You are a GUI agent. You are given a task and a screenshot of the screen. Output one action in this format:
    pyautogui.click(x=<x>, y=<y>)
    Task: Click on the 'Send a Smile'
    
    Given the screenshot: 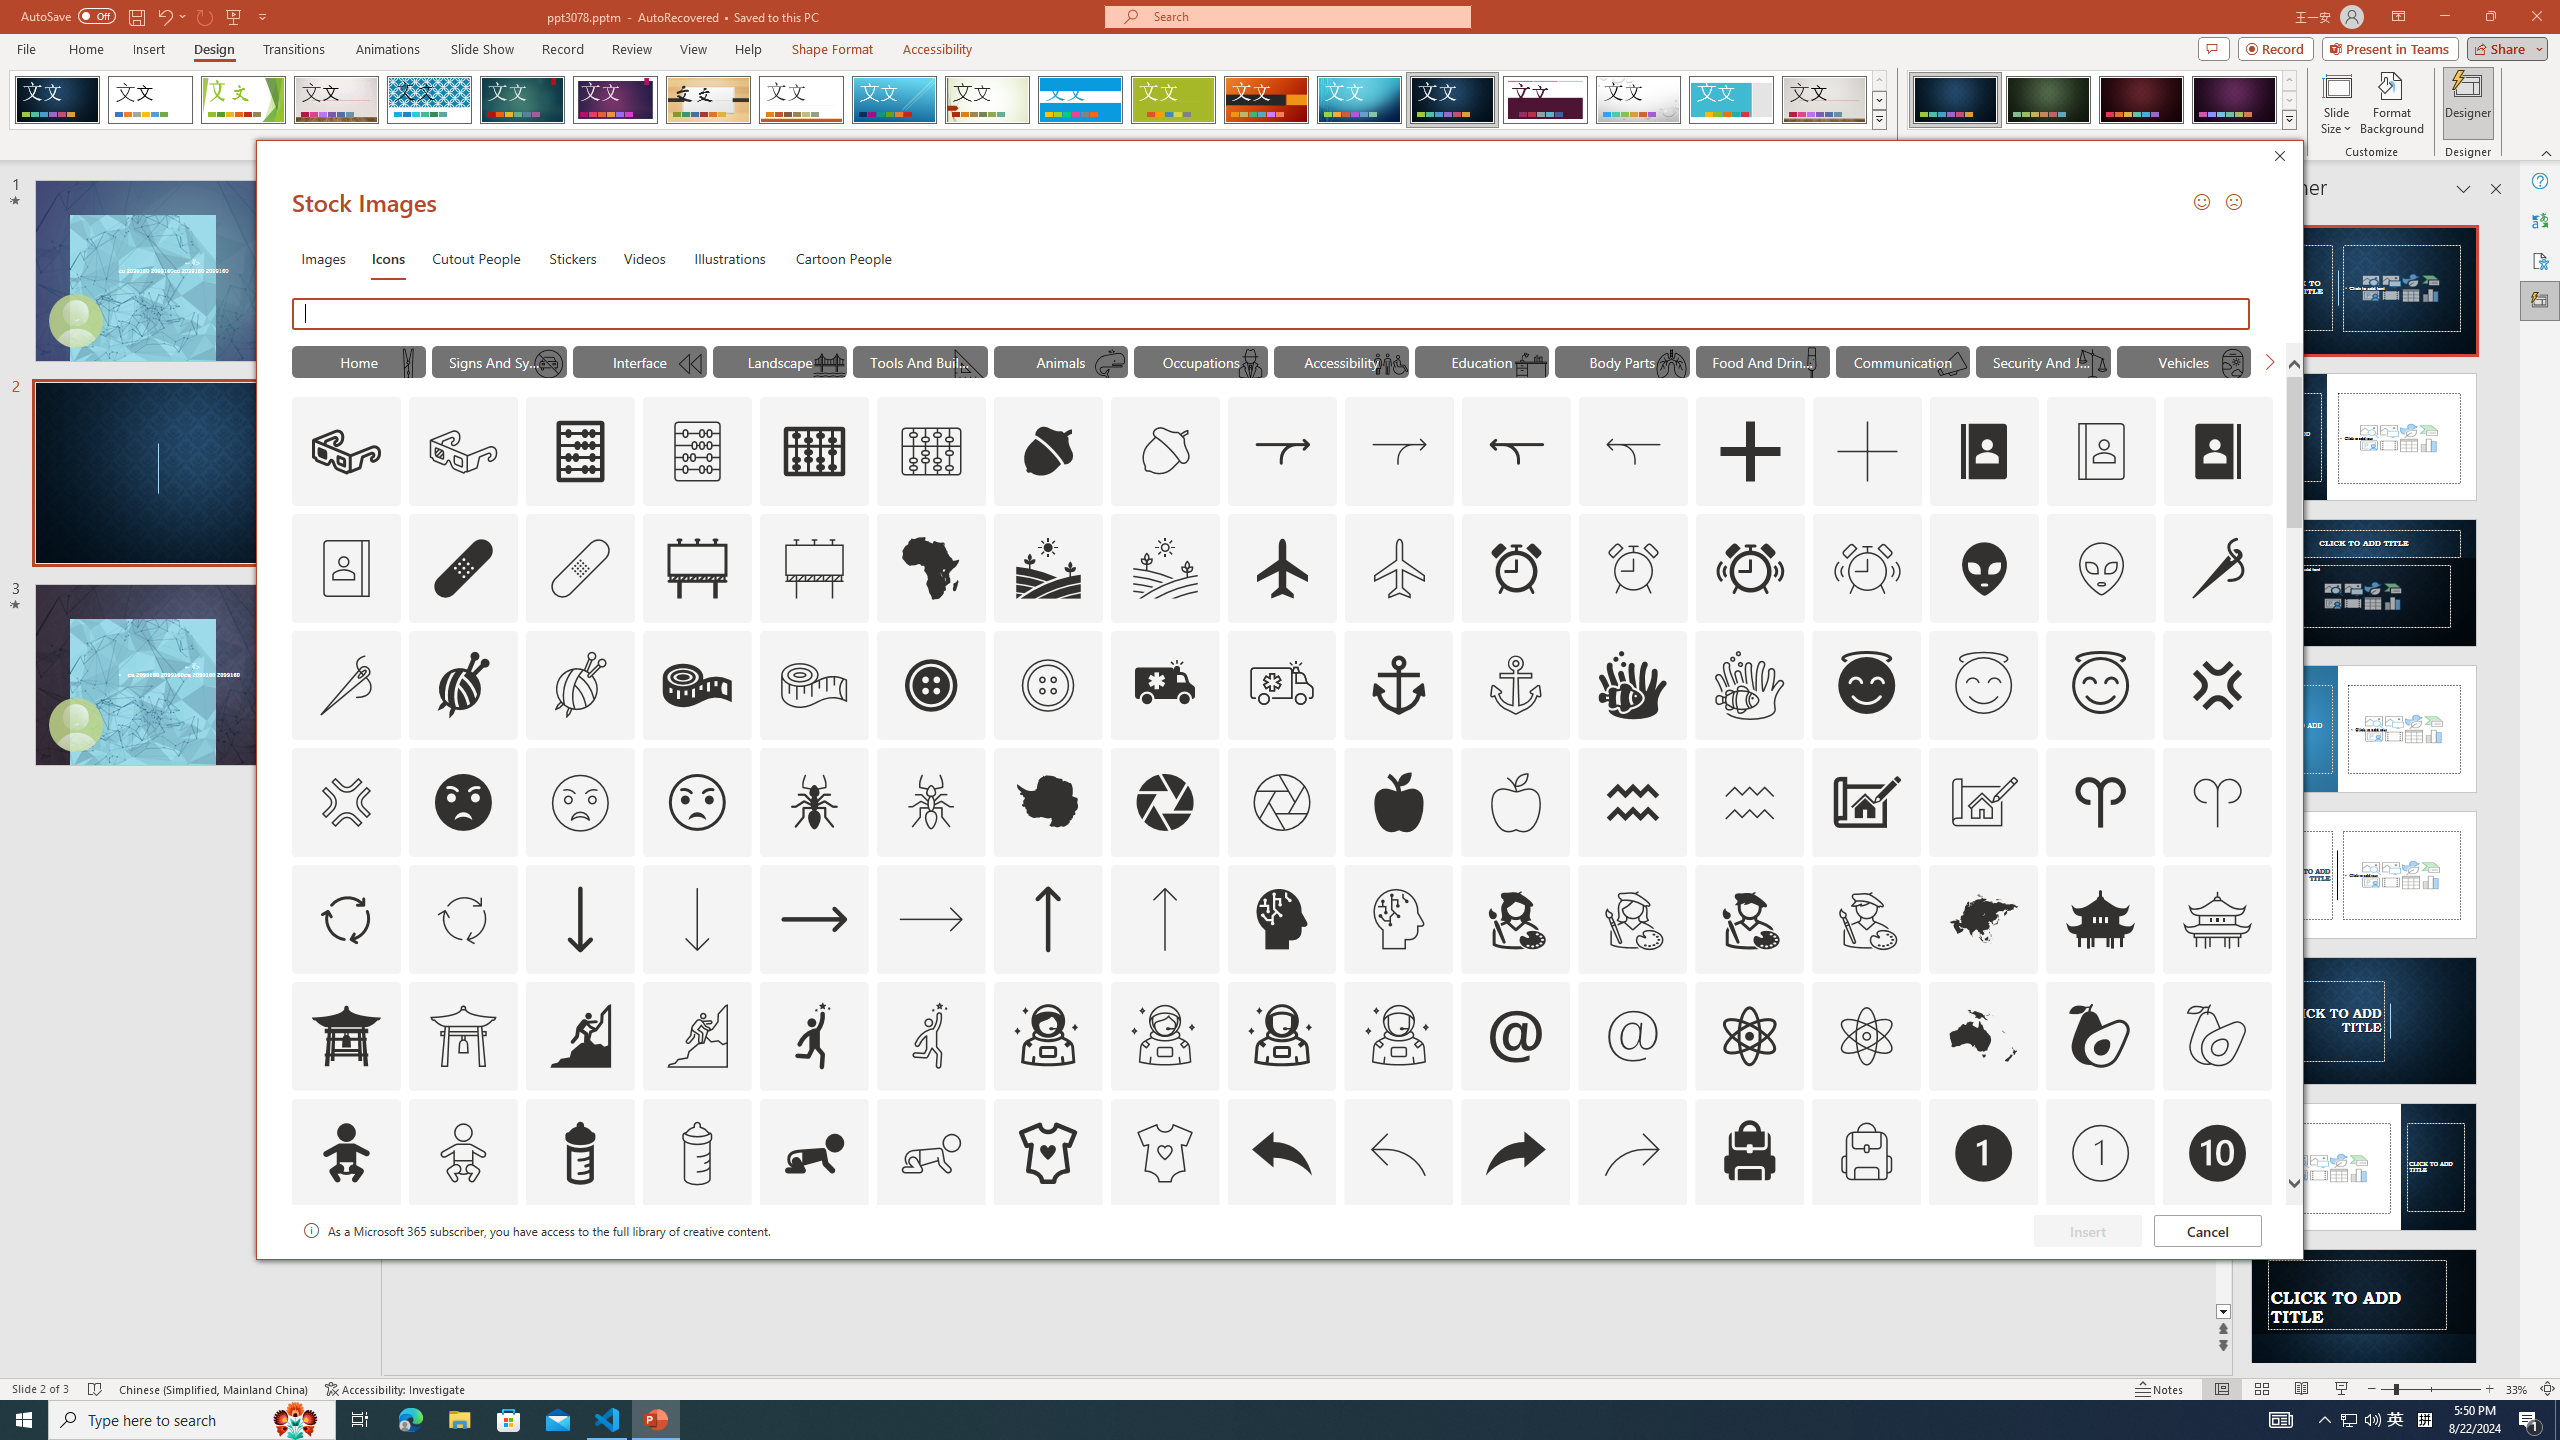 What is the action you would take?
    pyautogui.click(x=2201, y=200)
    